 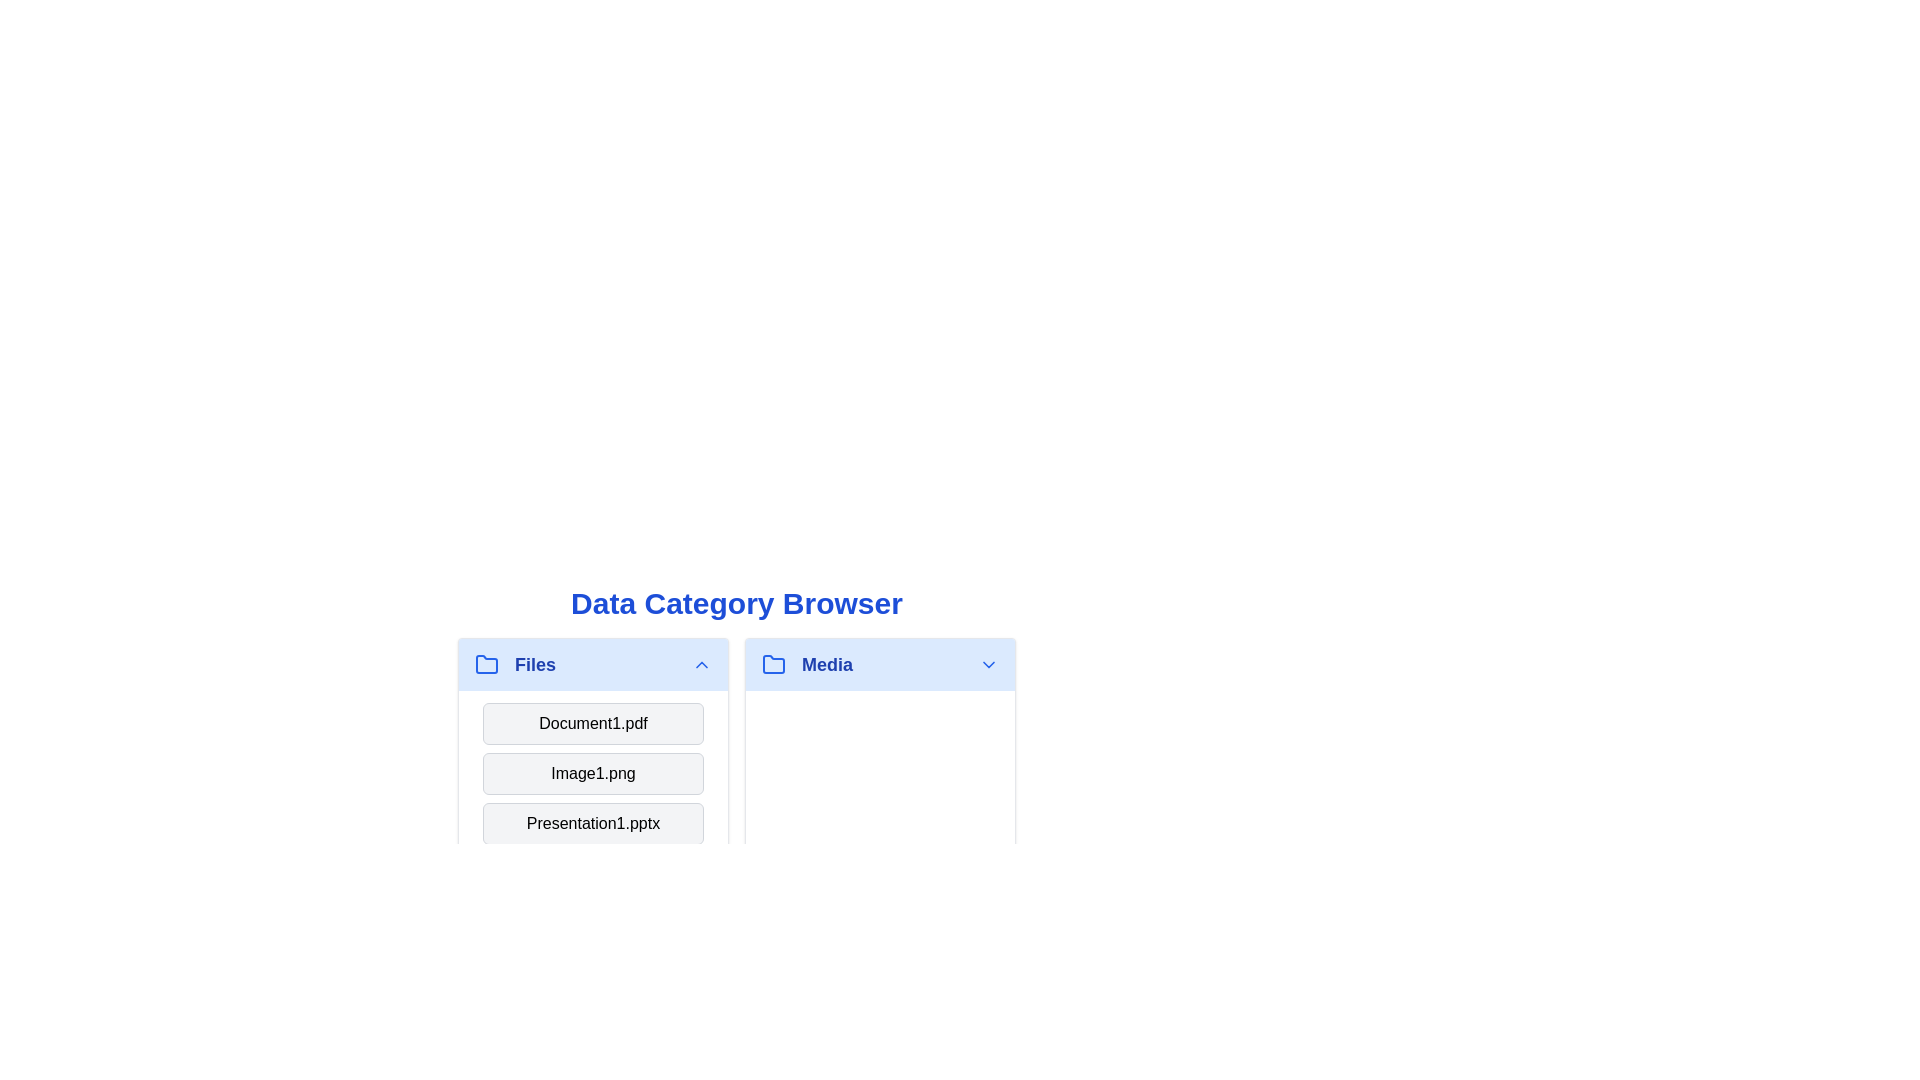 What do you see at coordinates (592, 664) in the screenshot?
I see `the header of the category Files to toggle its expanded state` at bounding box center [592, 664].